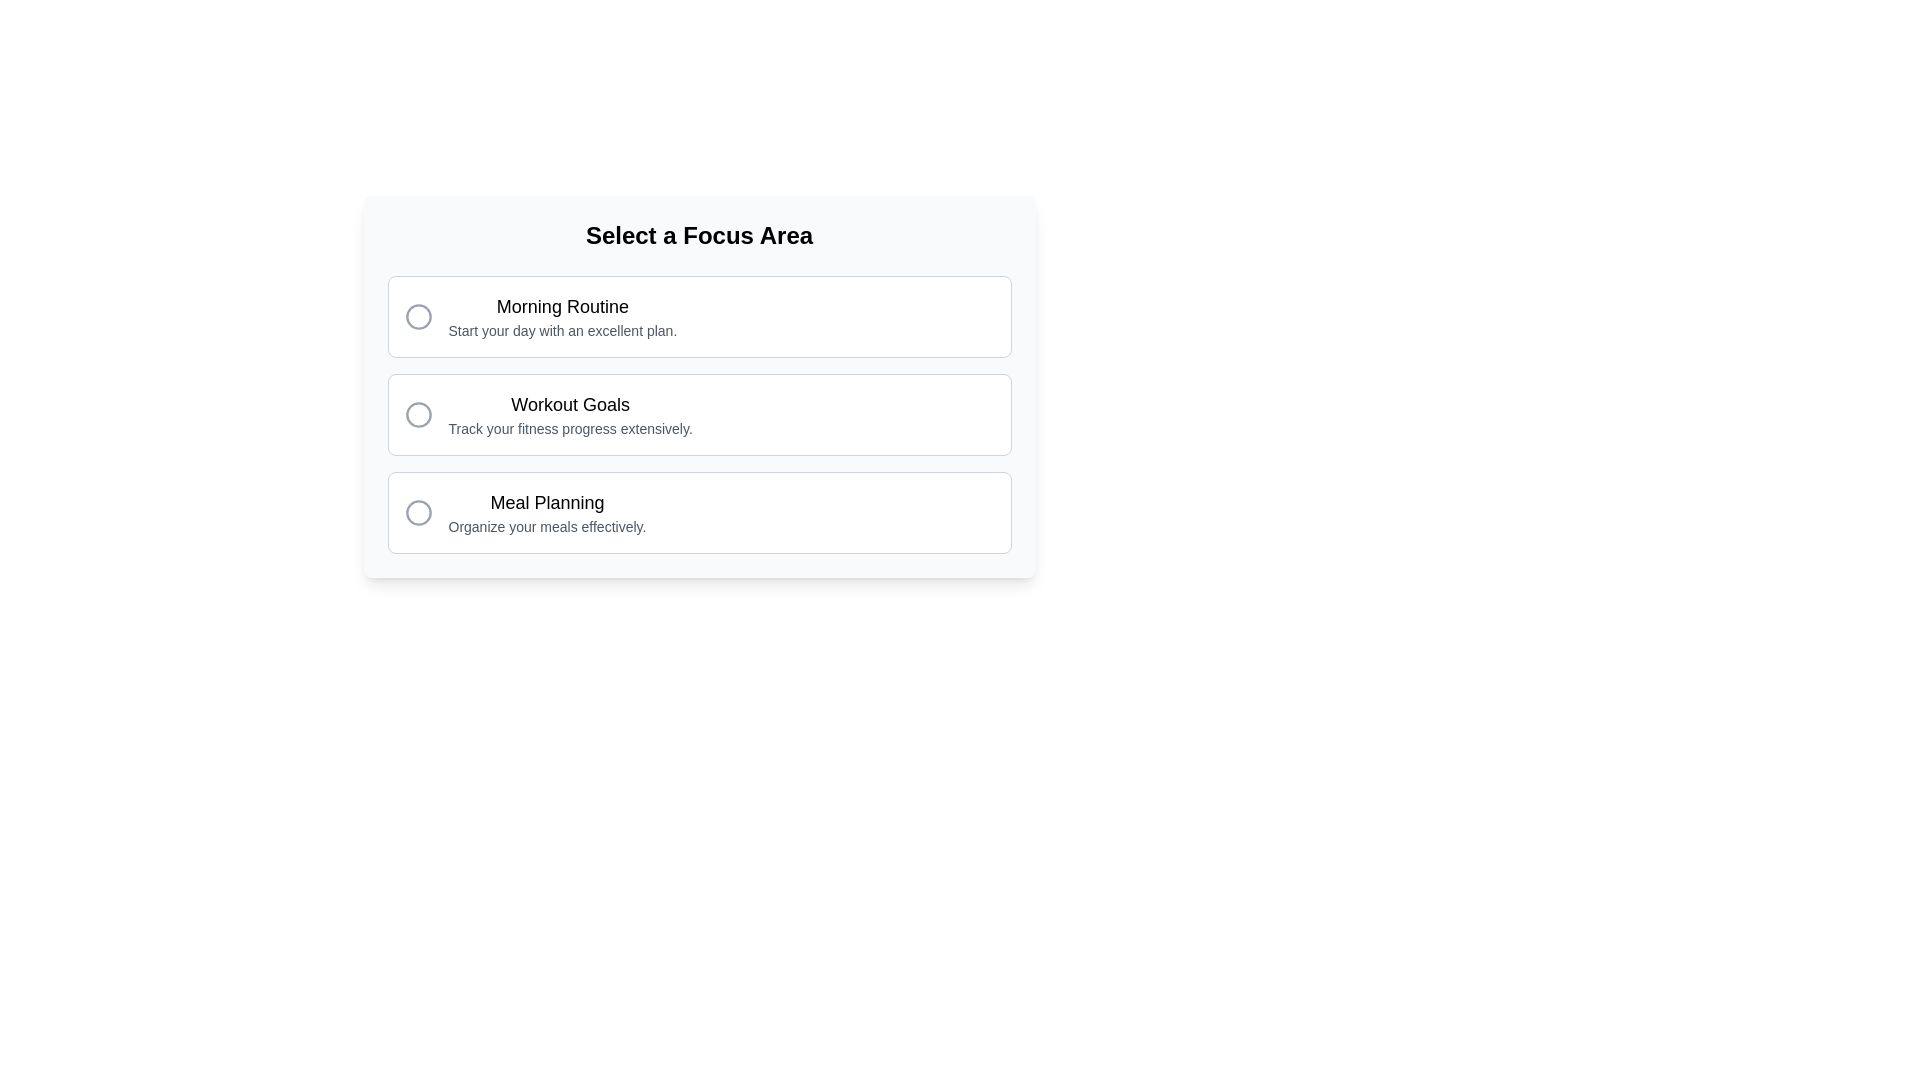 The image size is (1920, 1080). What do you see at coordinates (547, 501) in the screenshot?
I see `the text label that serves as the title for the third selectable focus area option in the list titled 'Select a Focus Area.'` at bounding box center [547, 501].